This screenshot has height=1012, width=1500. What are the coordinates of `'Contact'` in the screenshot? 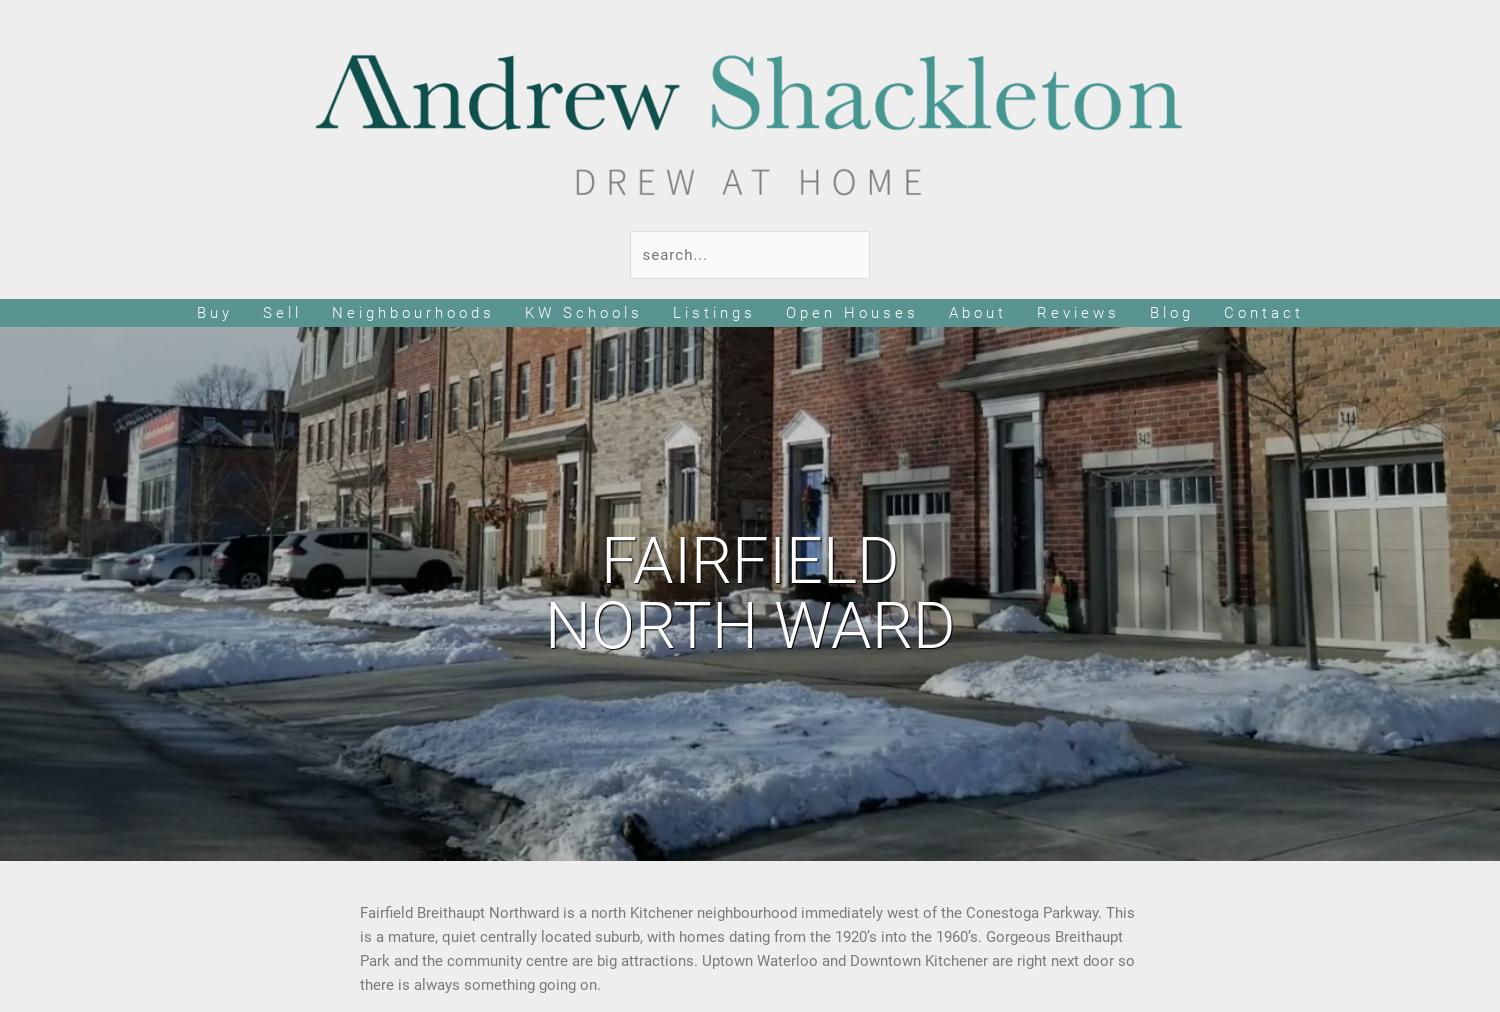 It's located at (1221, 312).